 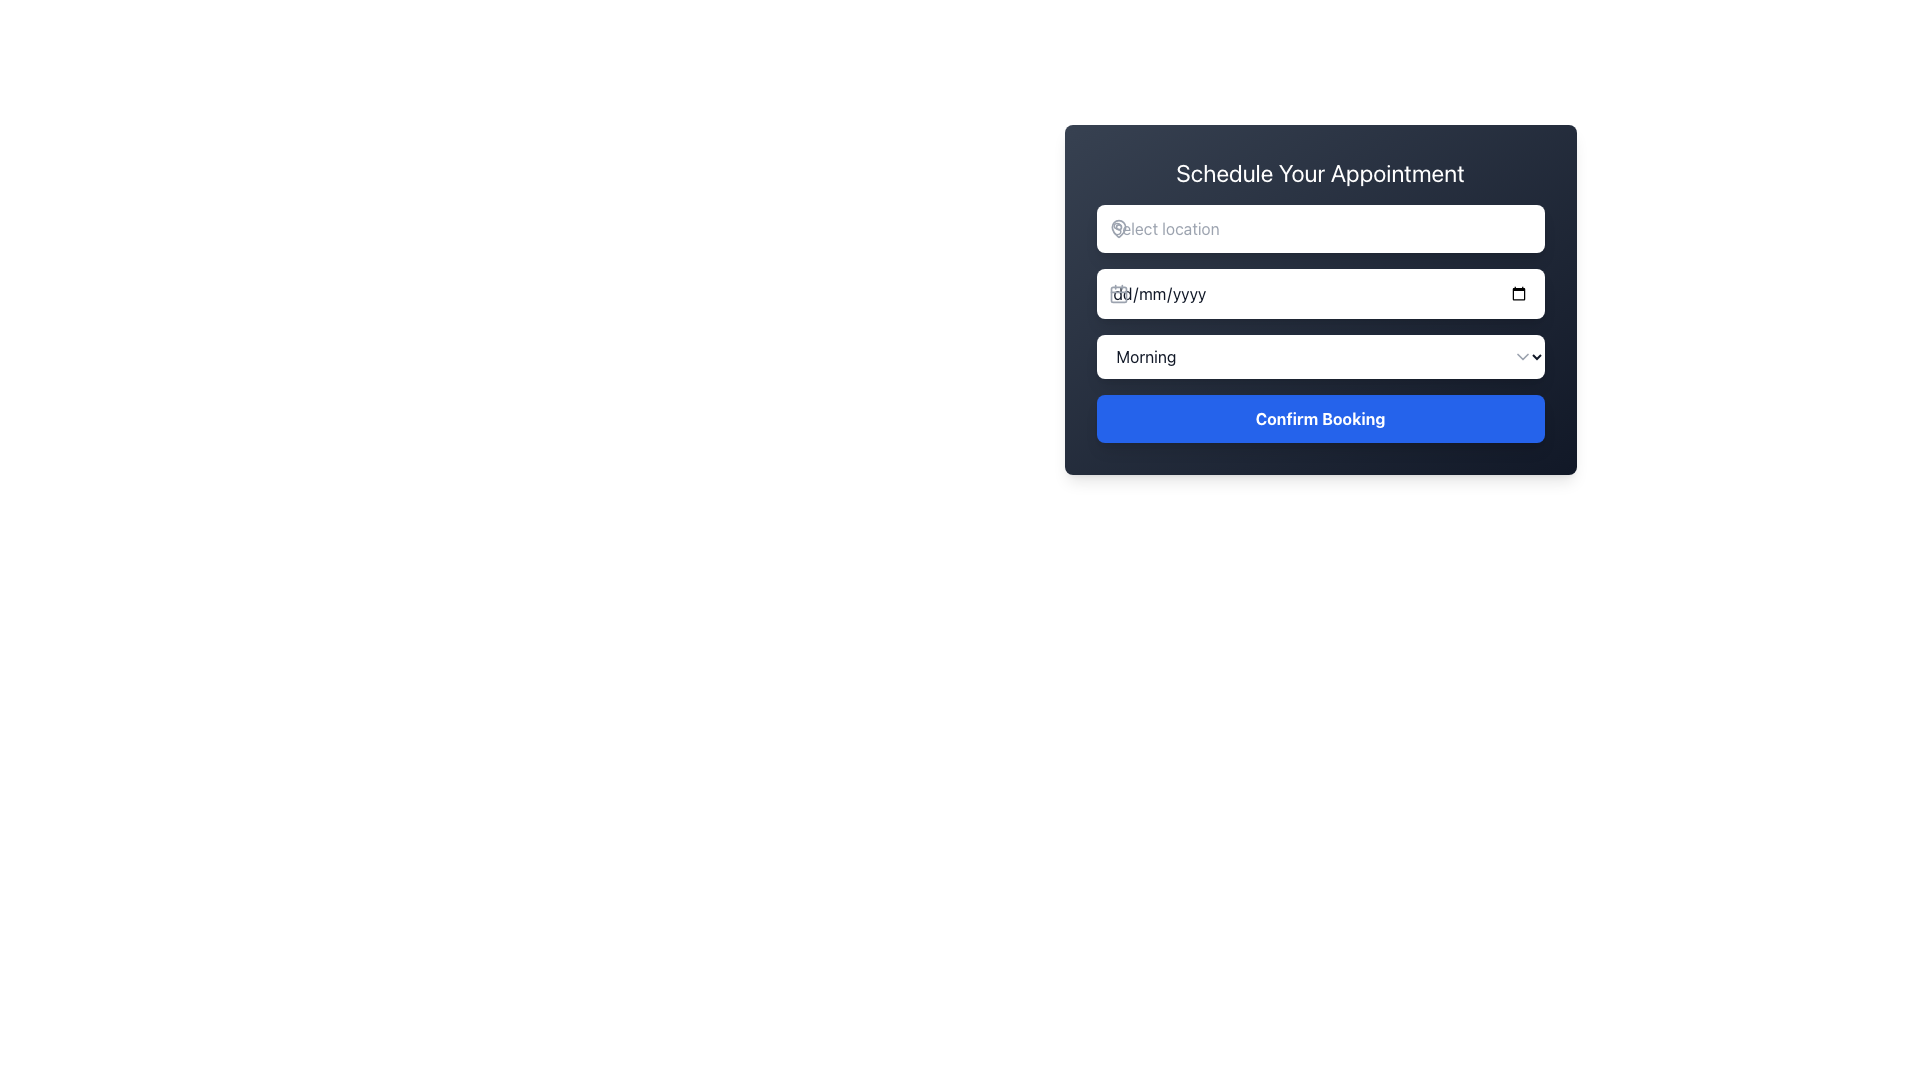 What do you see at coordinates (1320, 300) in the screenshot?
I see `a date from the calendar by clicking on the text input field with placeholder text and a calendar icon located below the 'Select location' field and above the 'Morning' dropdown` at bounding box center [1320, 300].